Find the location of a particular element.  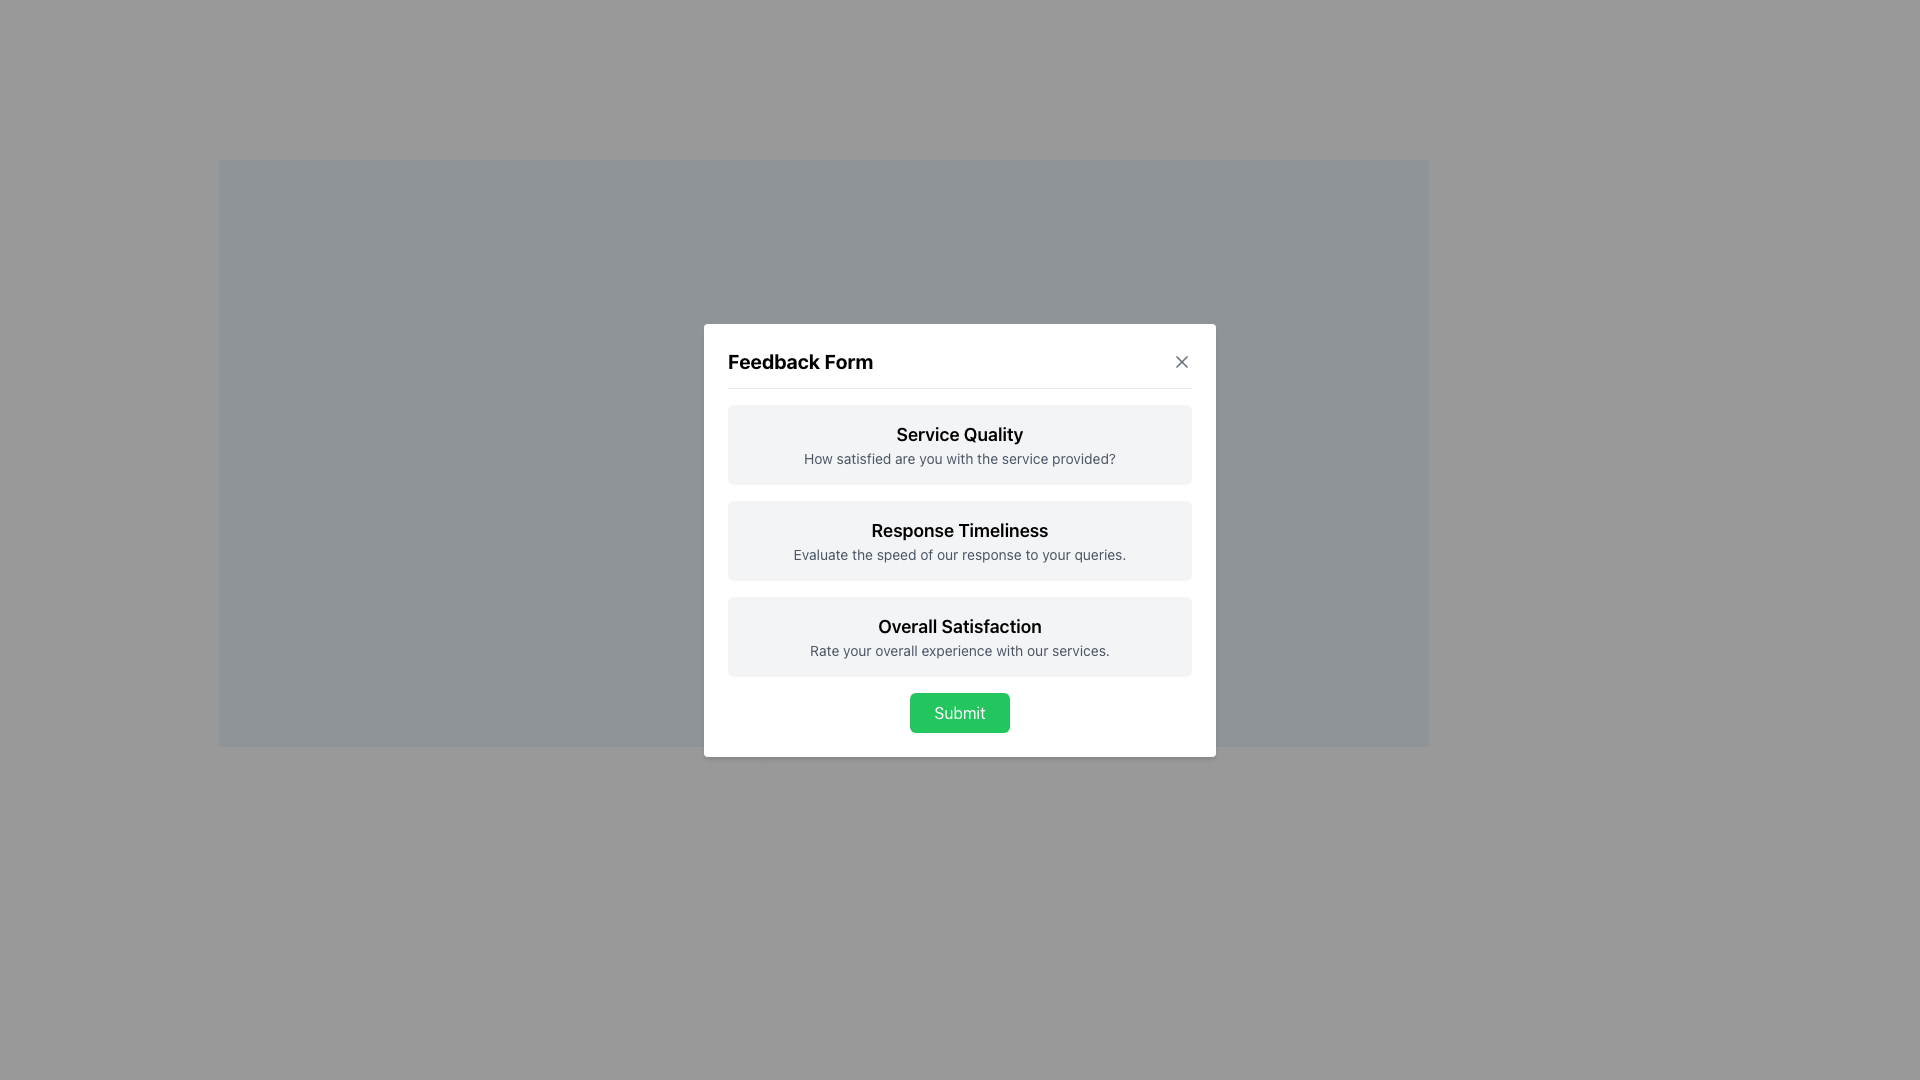

the 'Response Timeliness' feedback section, which is the second section of the 'Feedback Form' interface, featuring a bold title and a light gray background is located at coordinates (960, 540).